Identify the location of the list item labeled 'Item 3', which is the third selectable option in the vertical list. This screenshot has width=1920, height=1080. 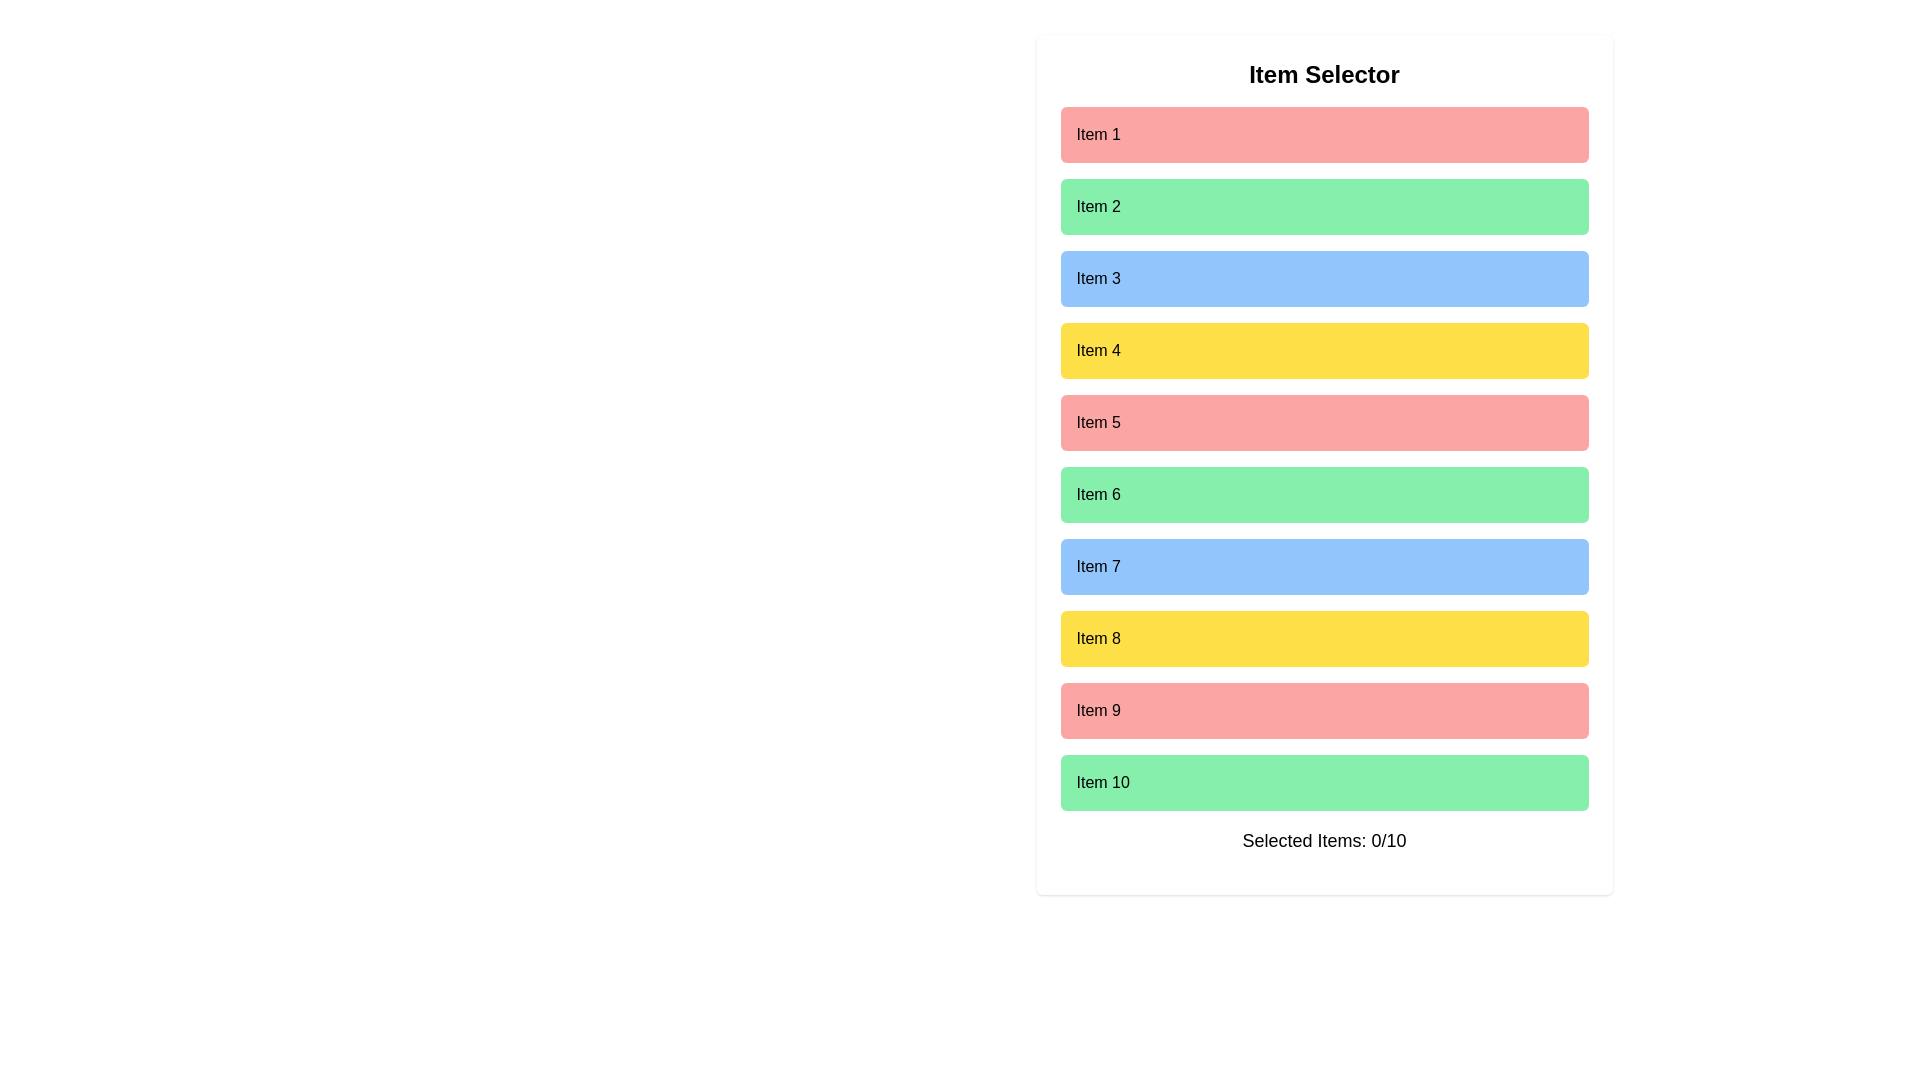
(1324, 278).